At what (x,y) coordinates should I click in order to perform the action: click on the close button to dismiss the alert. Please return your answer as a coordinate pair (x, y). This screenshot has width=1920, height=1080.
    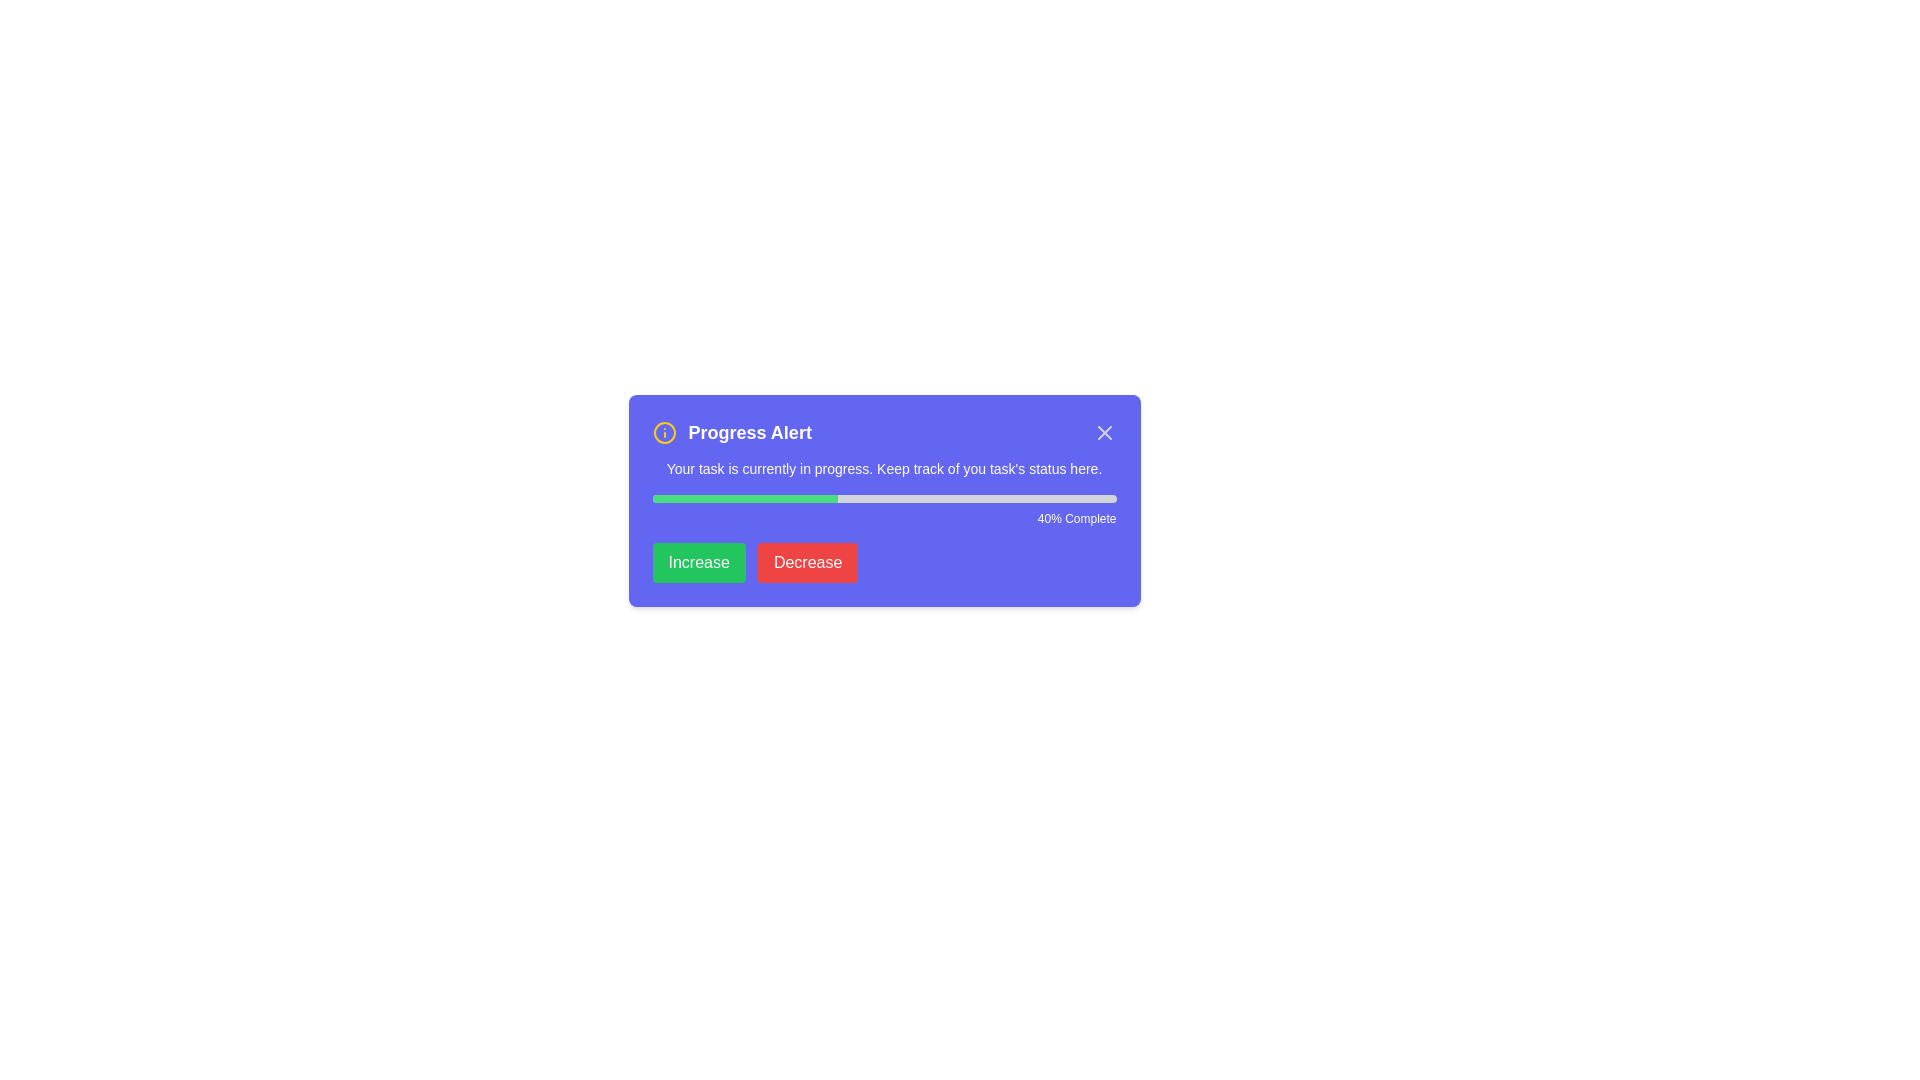
    Looking at the image, I should click on (1103, 431).